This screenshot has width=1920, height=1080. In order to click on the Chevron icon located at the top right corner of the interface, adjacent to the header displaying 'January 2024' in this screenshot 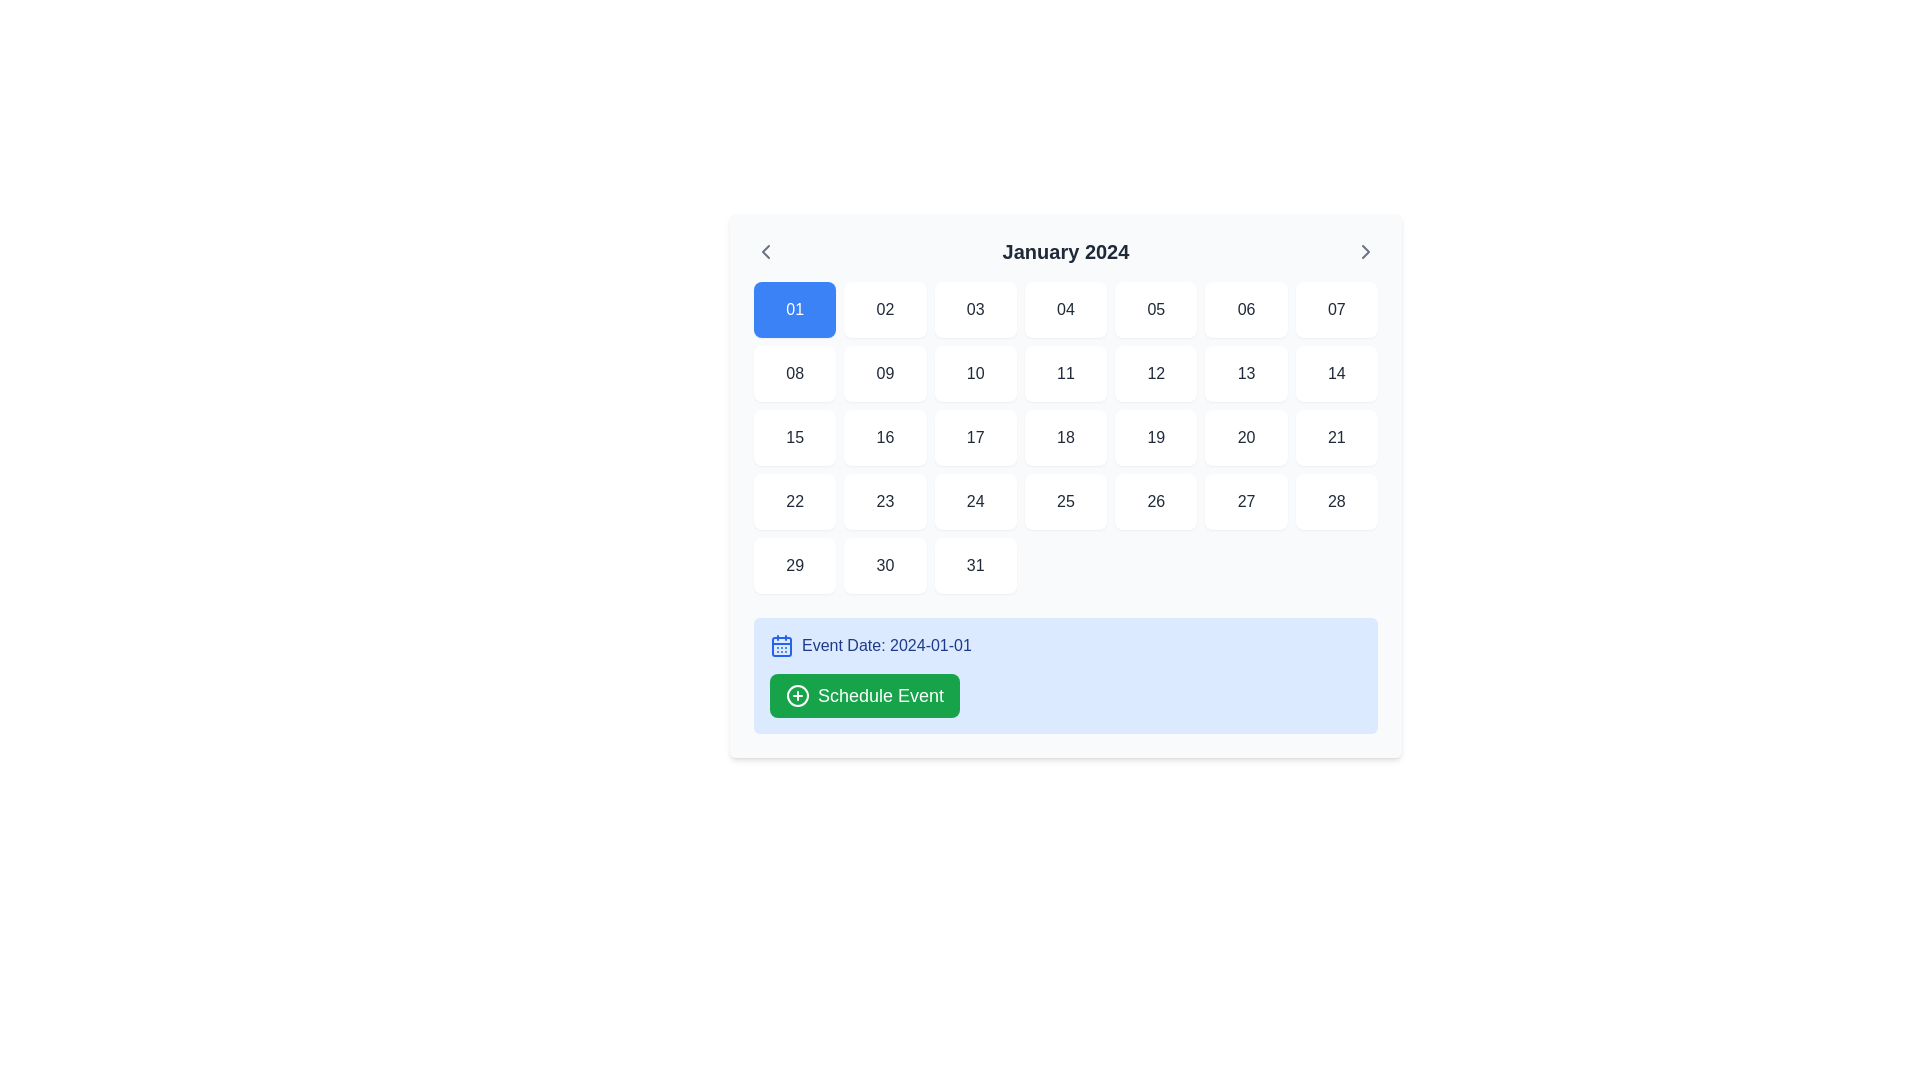, I will do `click(1364, 250)`.